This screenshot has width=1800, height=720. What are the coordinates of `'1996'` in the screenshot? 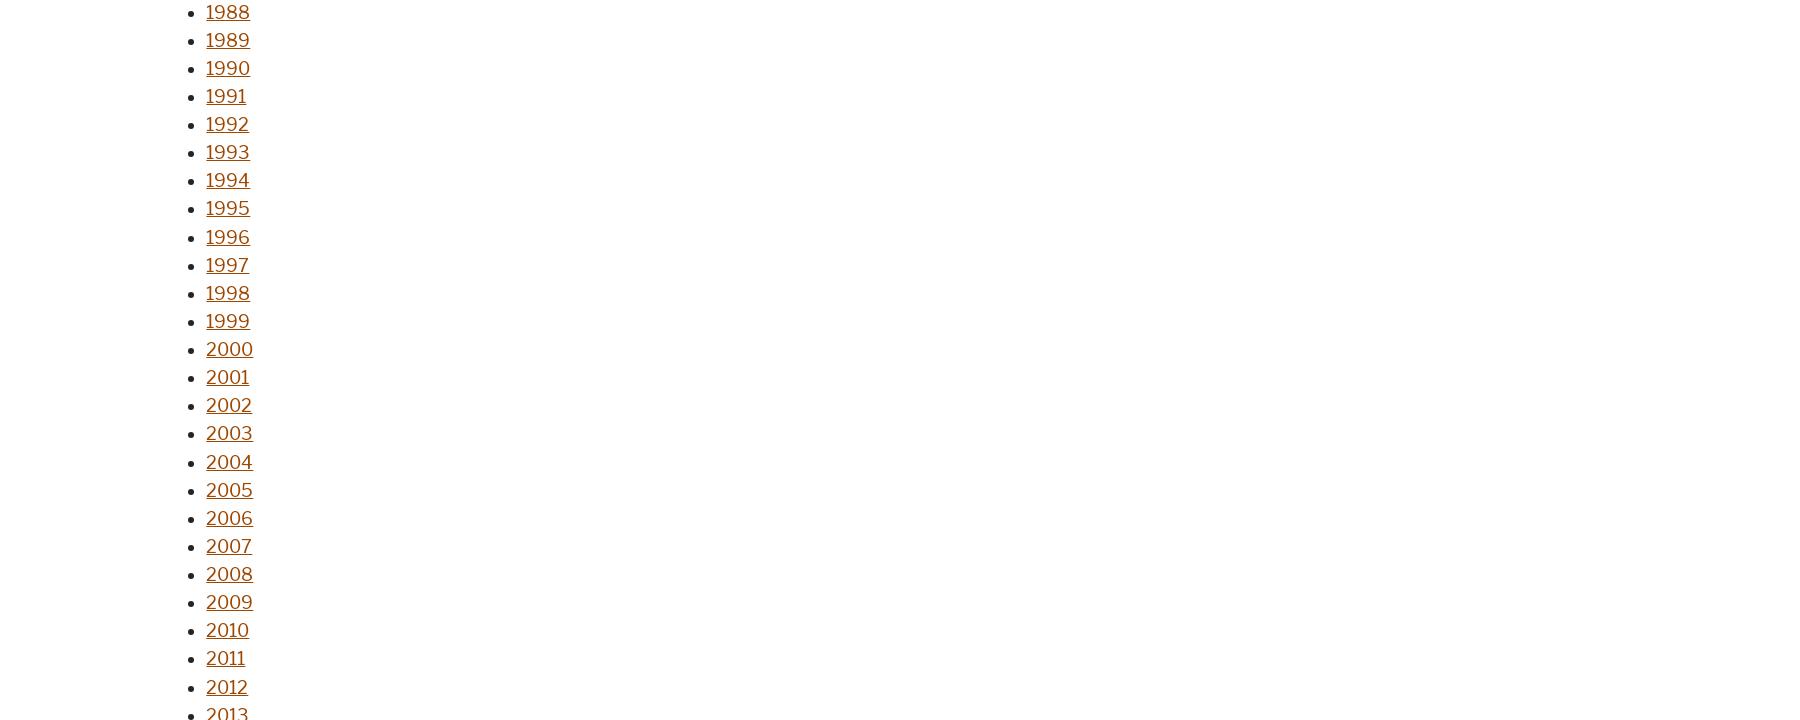 It's located at (227, 236).